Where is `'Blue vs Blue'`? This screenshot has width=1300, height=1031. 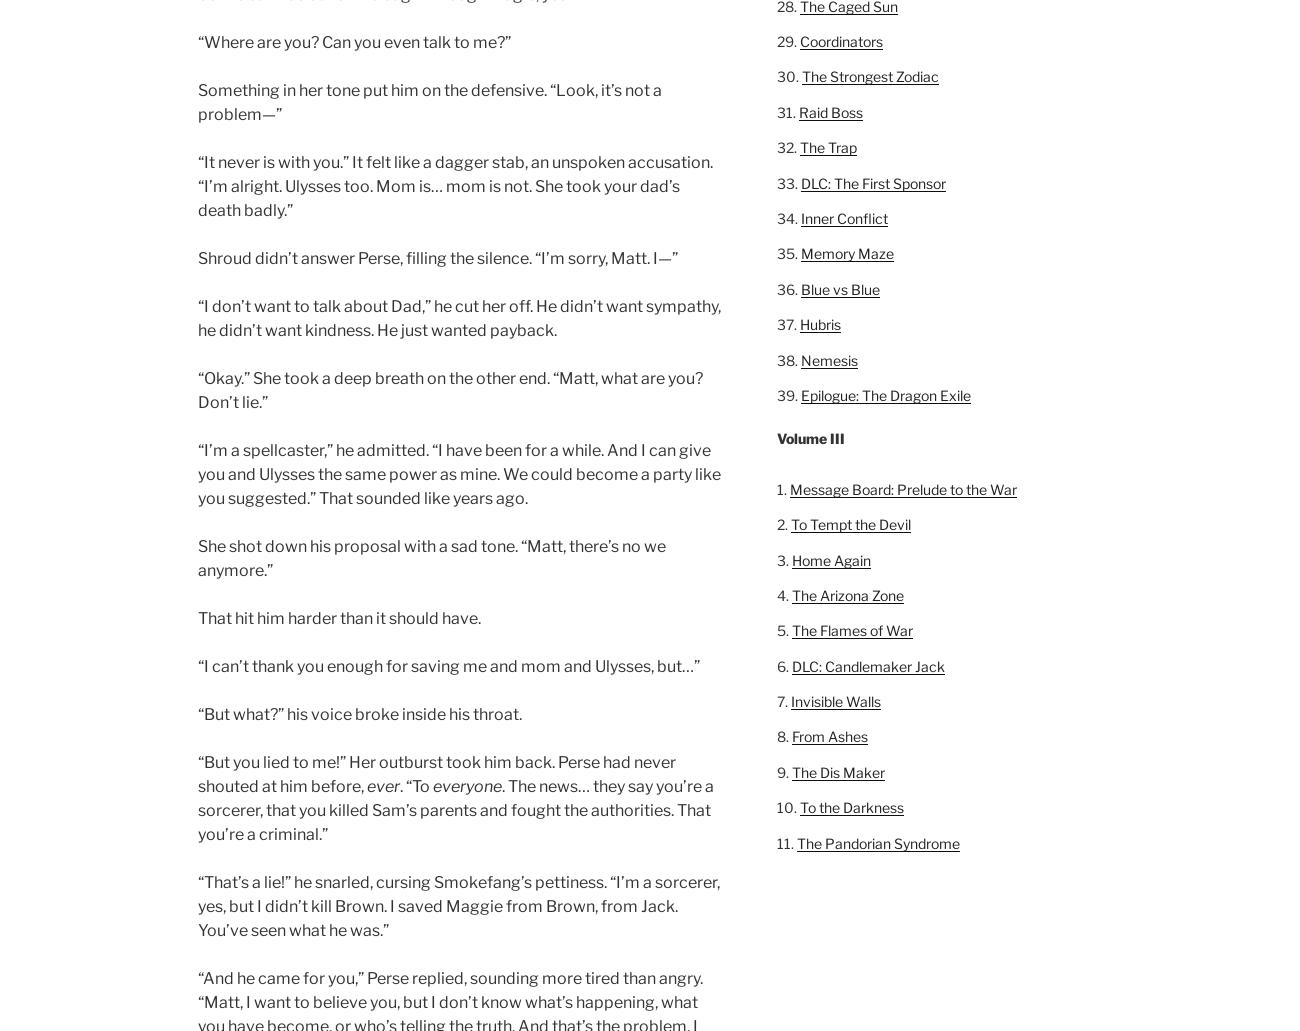
'Blue vs Blue' is located at coordinates (839, 288).